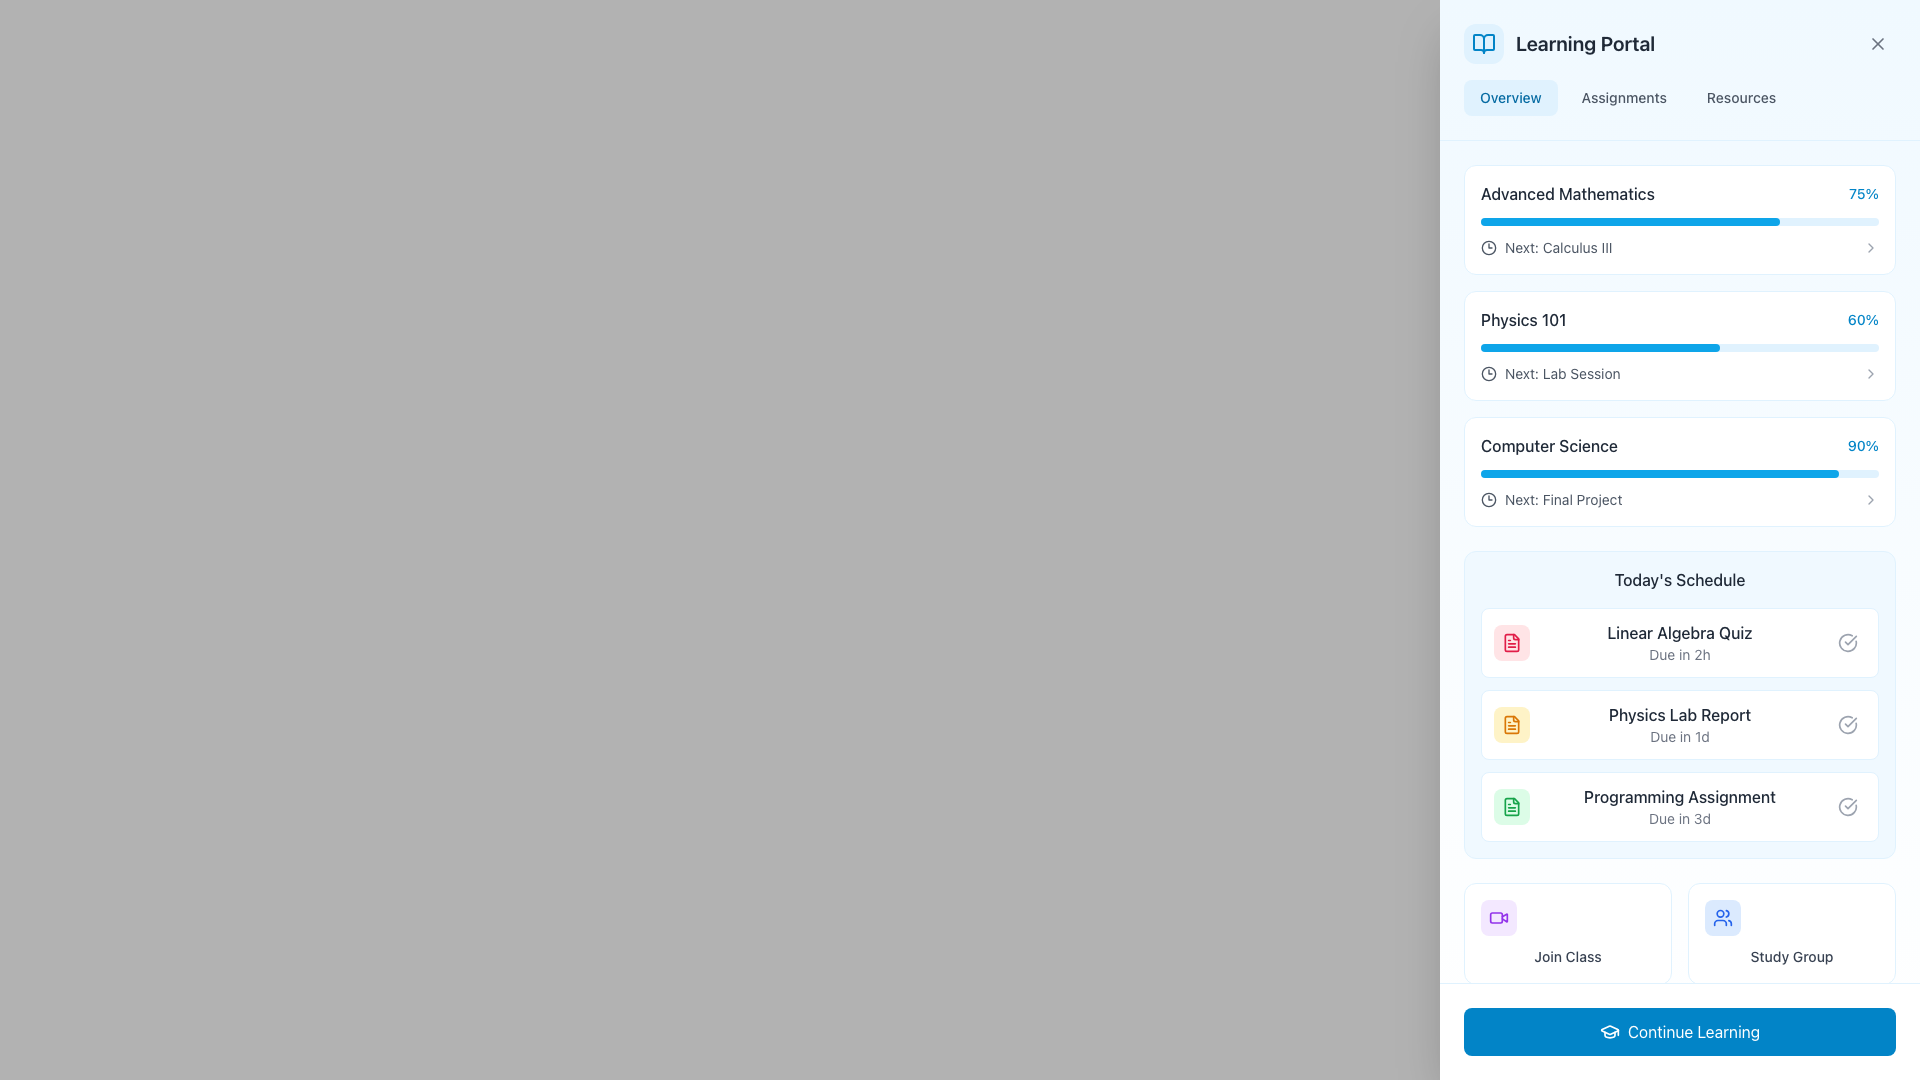  What do you see at coordinates (1863, 193) in the screenshot?
I see `percentage information displayed in the text label showing '75%' with a sky-blue font color on the right side of the 'Advanced Mathematics' row` at bounding box center [1863, 193].